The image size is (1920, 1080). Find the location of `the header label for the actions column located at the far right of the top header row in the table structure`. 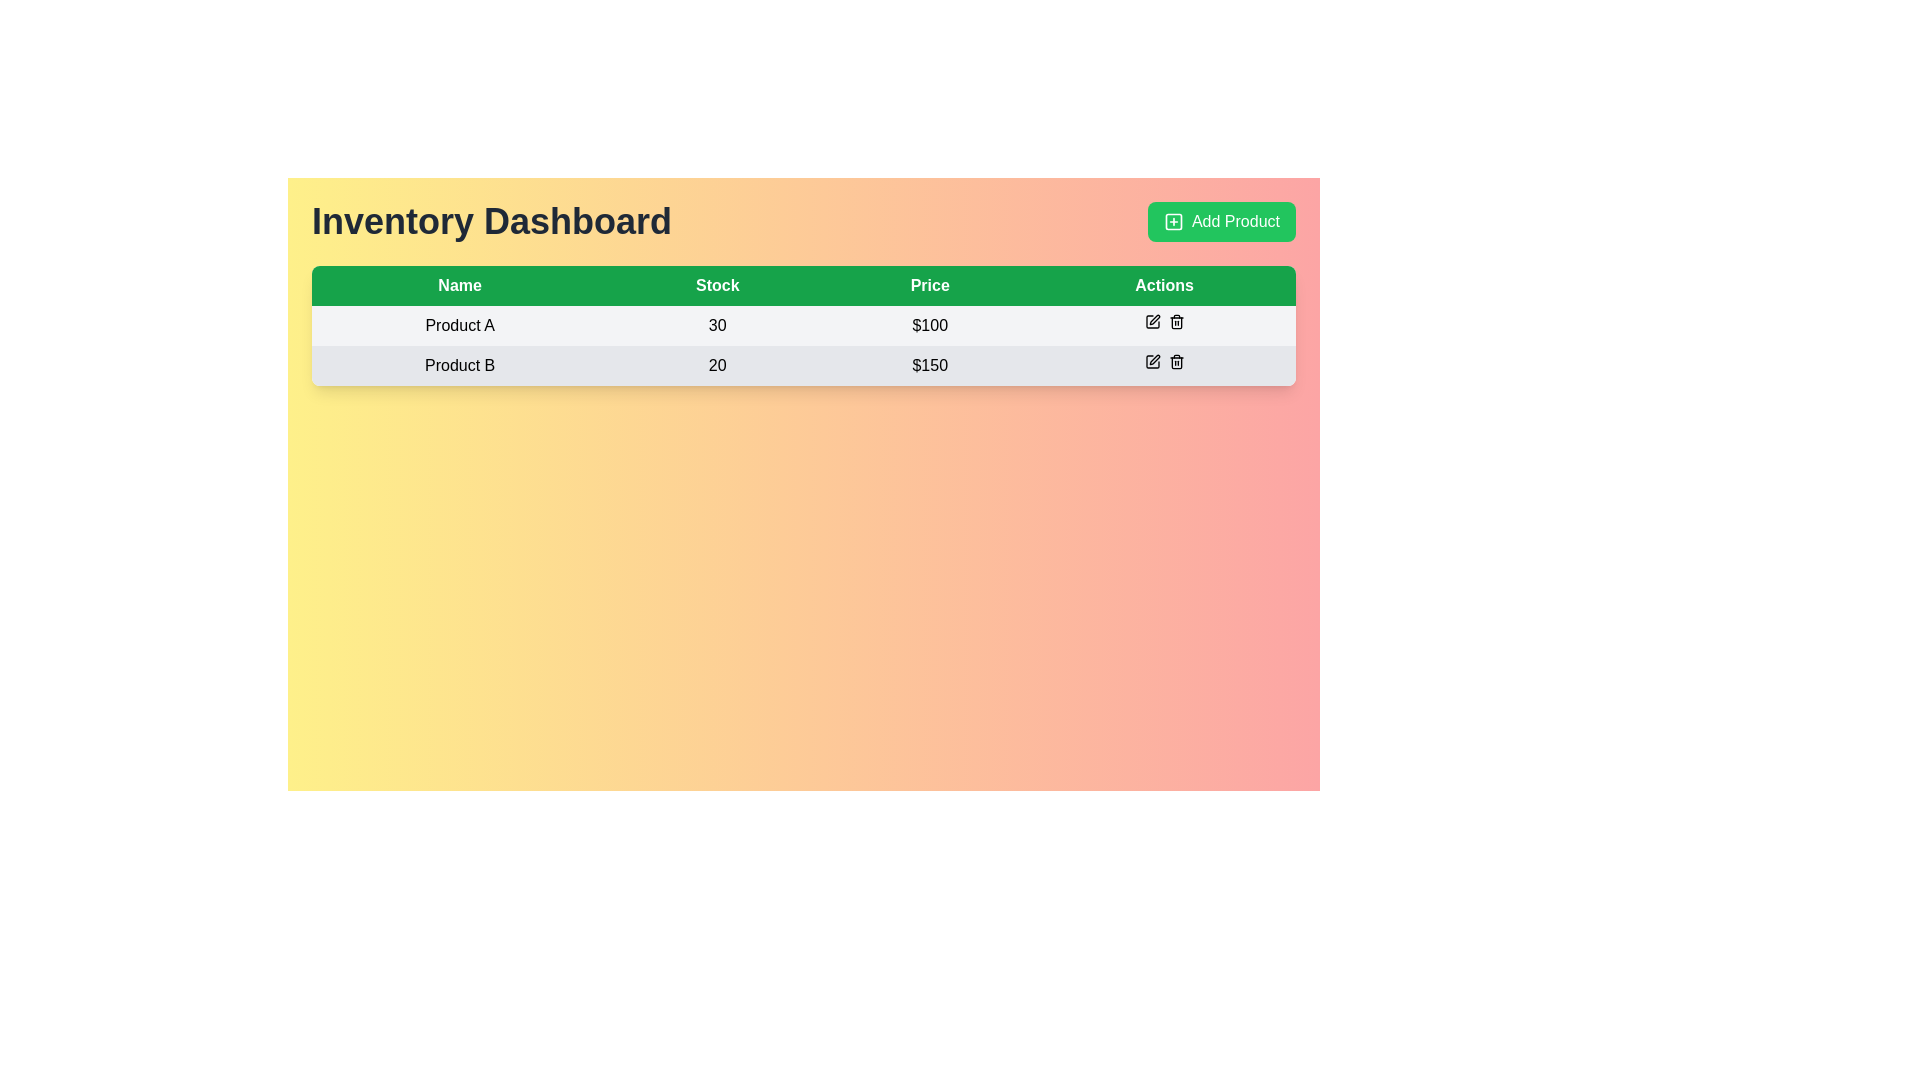

the header label for the actions column located at the far right of the top header row in the table structure is located at coordinates (1164, 285).